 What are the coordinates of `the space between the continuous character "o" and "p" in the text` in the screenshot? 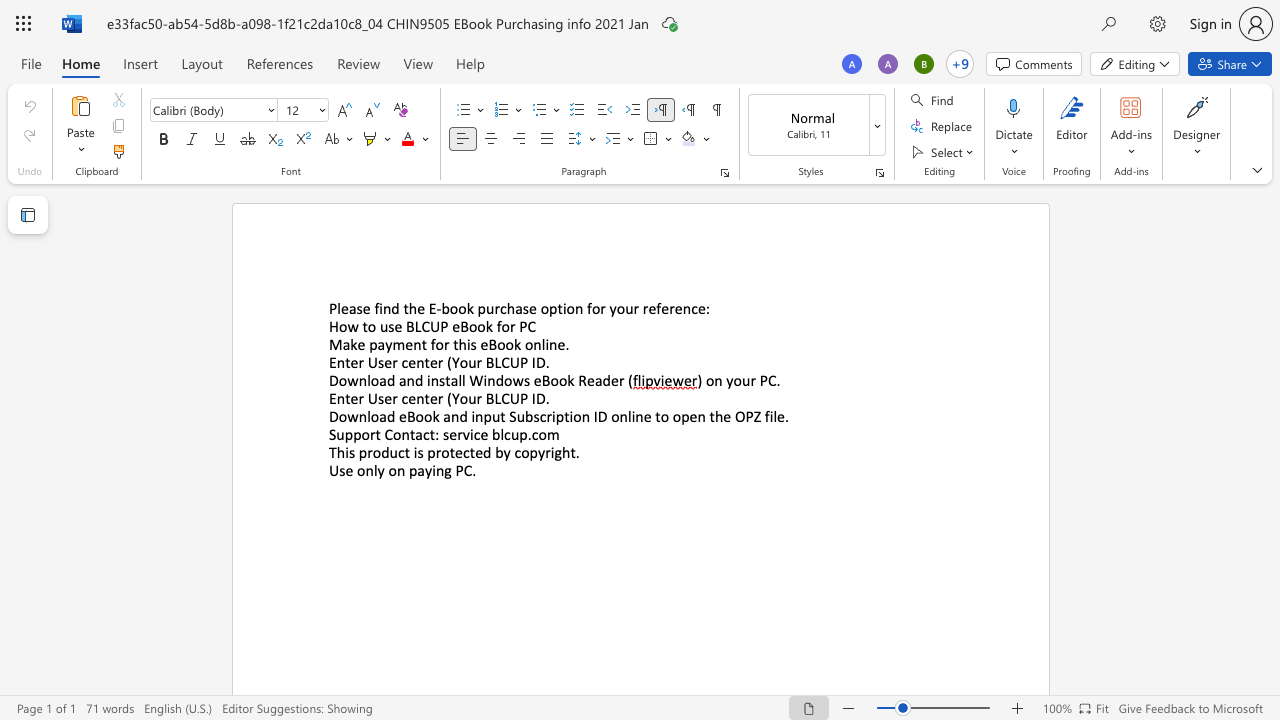 It's located at (529, 452).